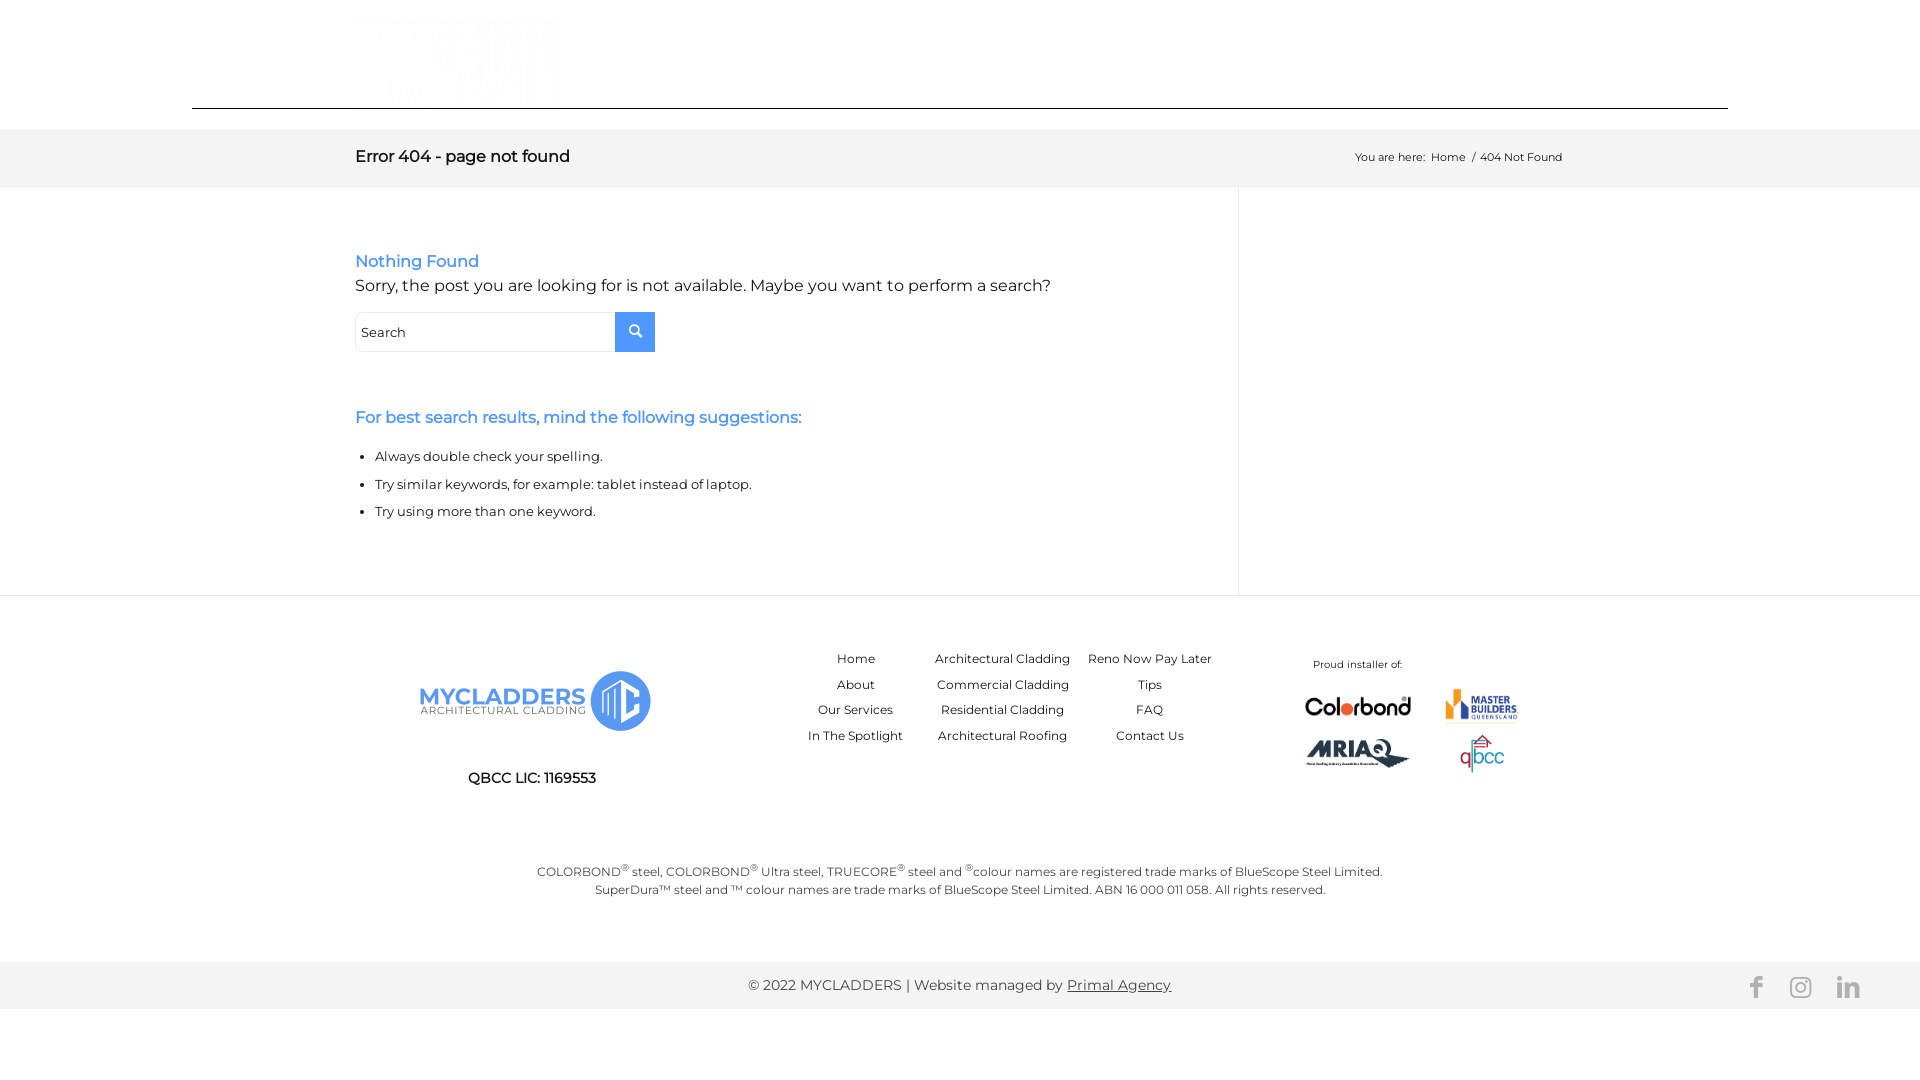 The height and width of the screenshot is (1080, 1920). I want to click on 'Contact Us', so click(1150, 735).